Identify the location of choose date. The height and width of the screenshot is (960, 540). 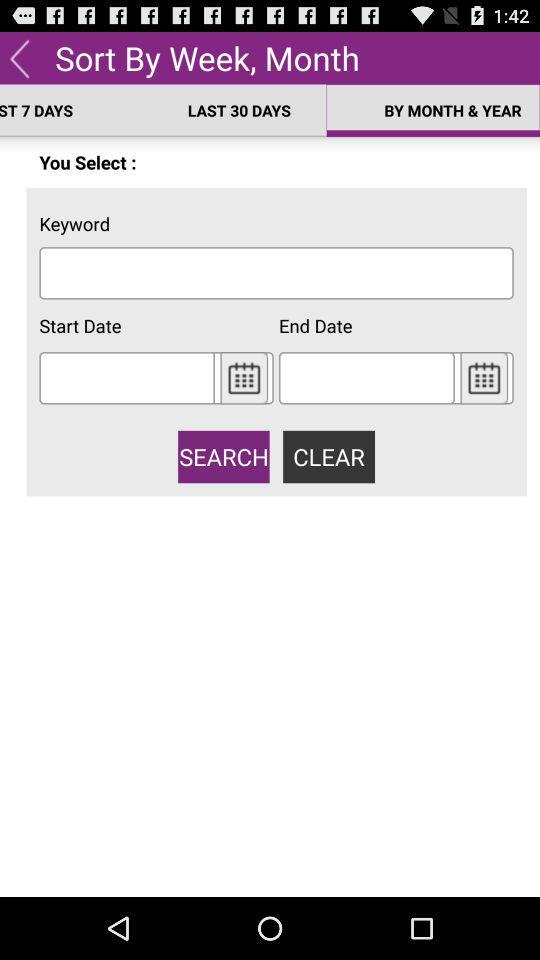
(483, 376).